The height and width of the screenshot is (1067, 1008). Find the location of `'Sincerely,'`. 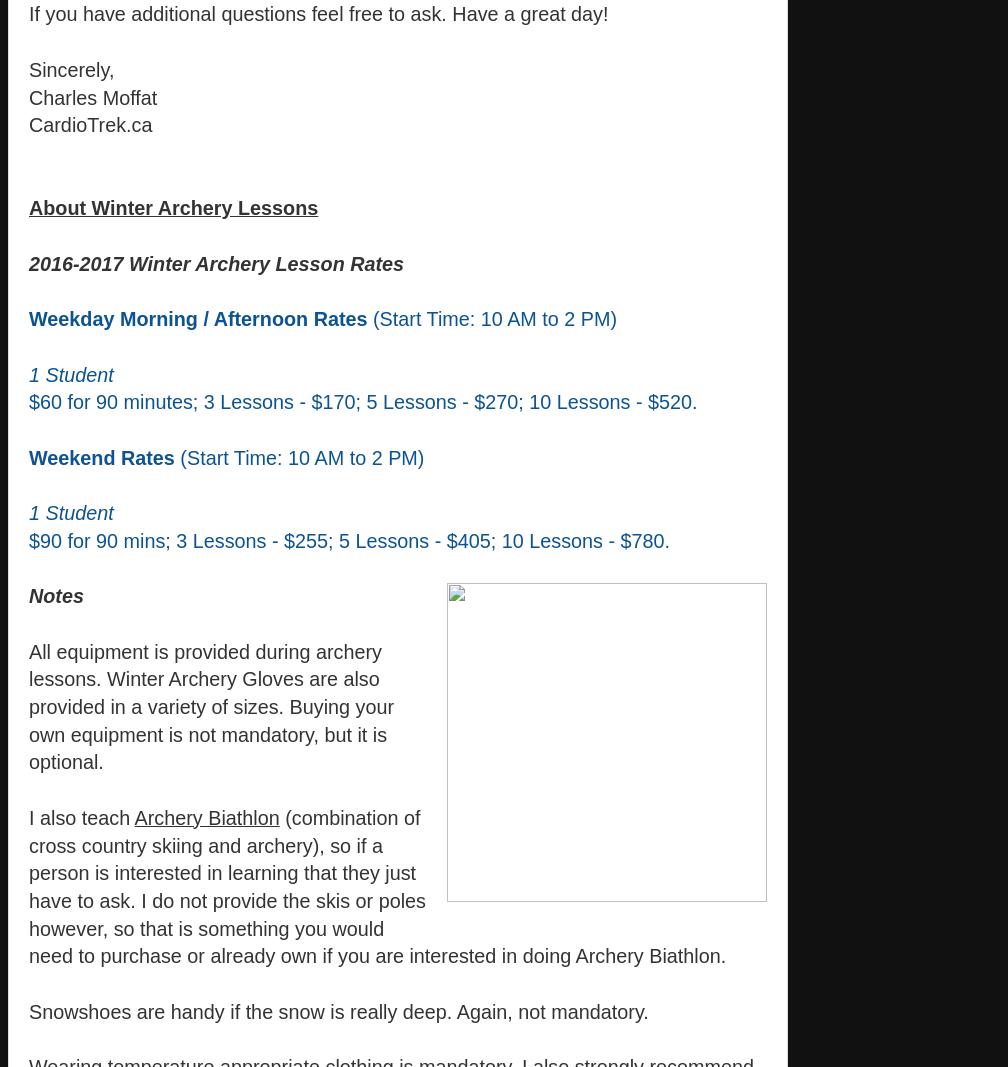

'Sincerely,' is located at coordinates (71, 68).